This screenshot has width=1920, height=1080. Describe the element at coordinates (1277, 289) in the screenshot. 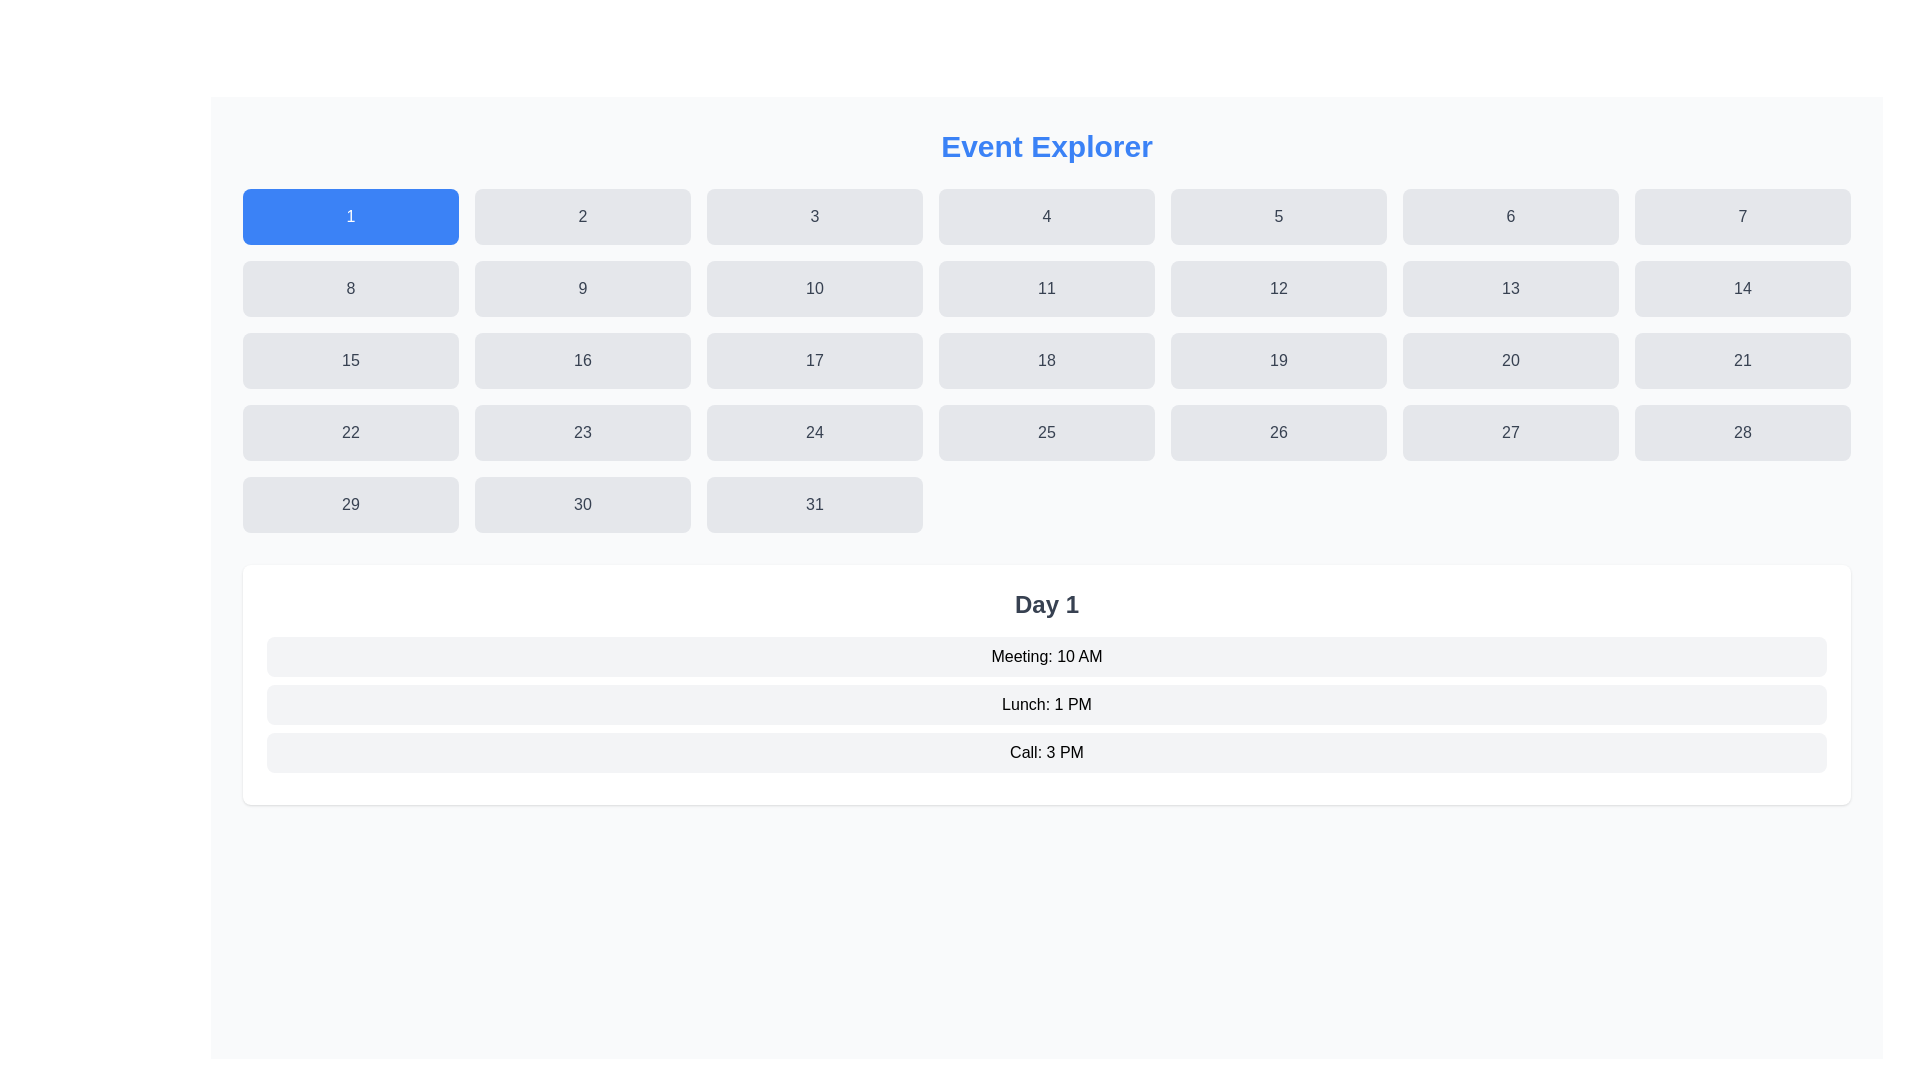

I see `the button located in the second row, fifth column of the grid under the 'Event Explorer' heading` at that location.